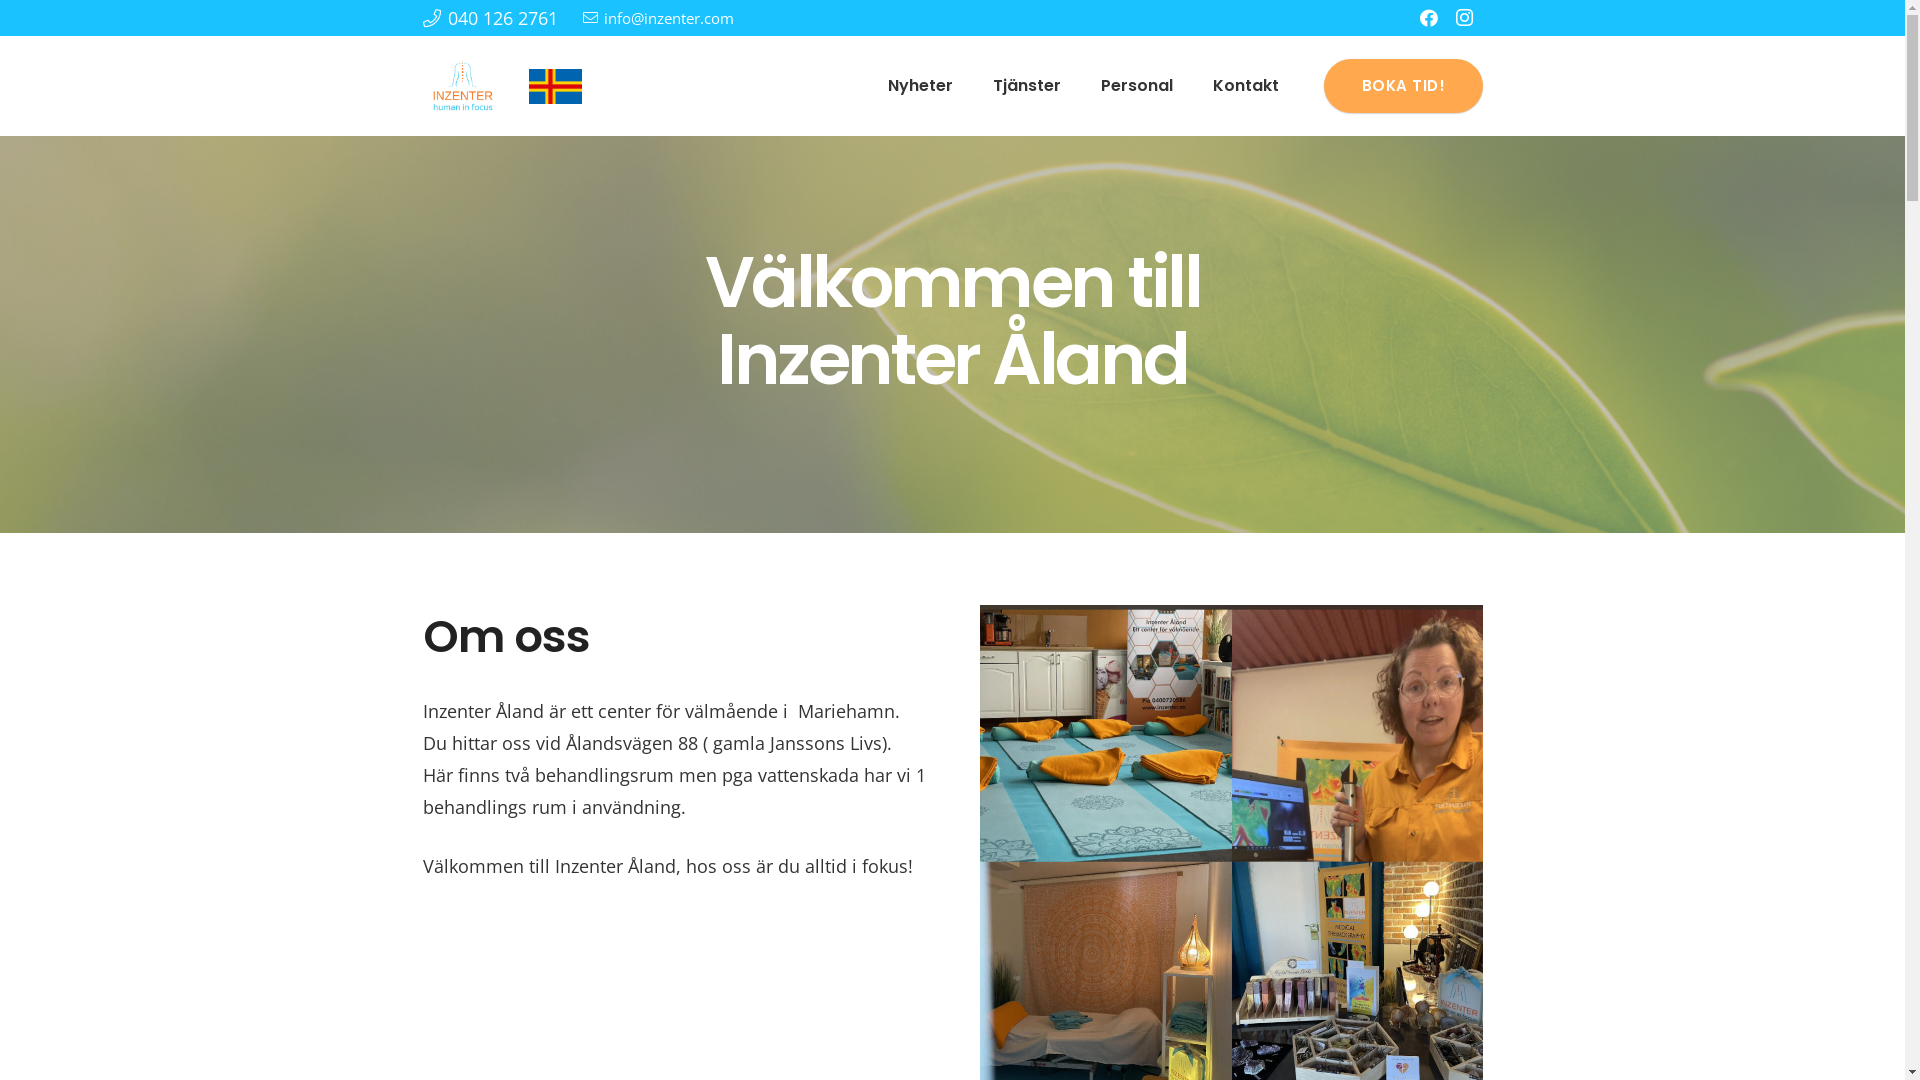 The width and height of the screenshot is (1920, 1080). Describe the element at coordinates (1427, 18) in the screenshot. I see `'Facebook'` at that location.